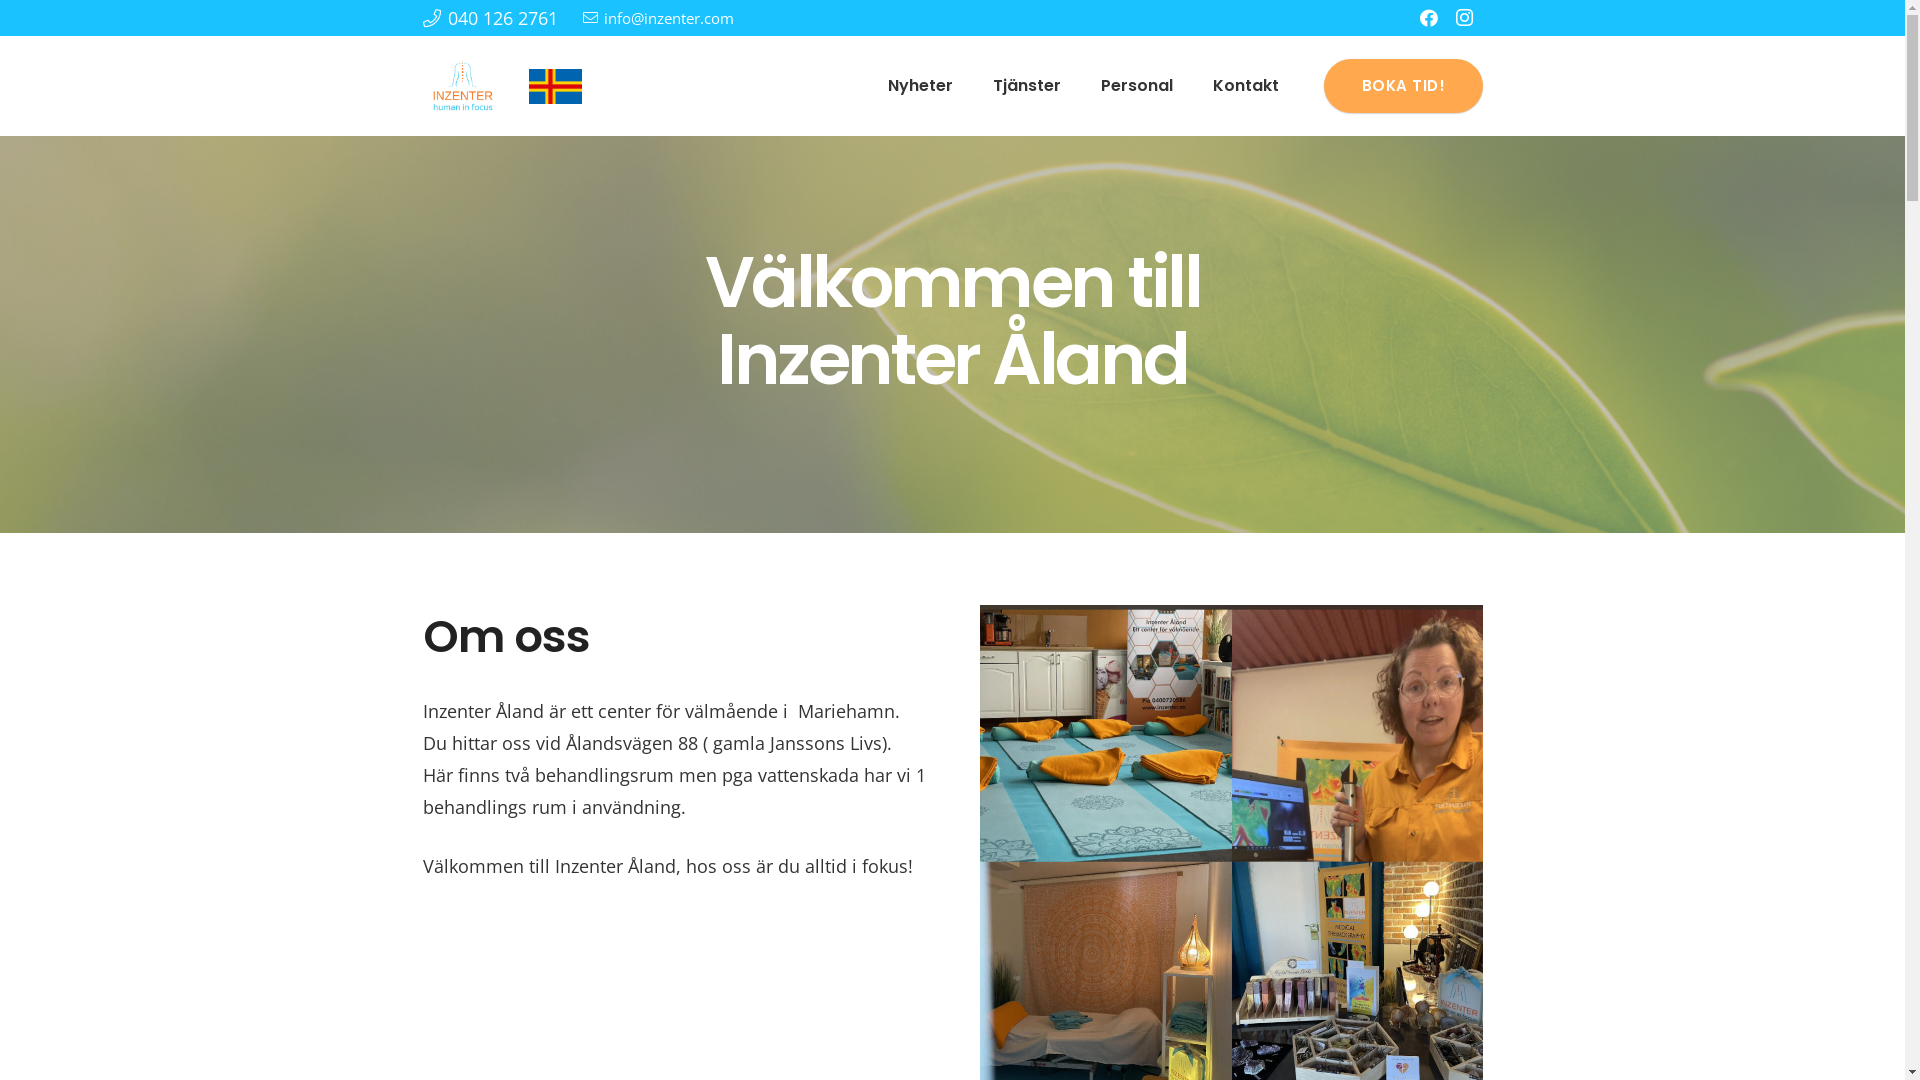 The width and height of the screenshot is (1920, 1080). Describe the element at coordinates (1427, 18) in the screenshot. I see `'Facebook'` at that location.